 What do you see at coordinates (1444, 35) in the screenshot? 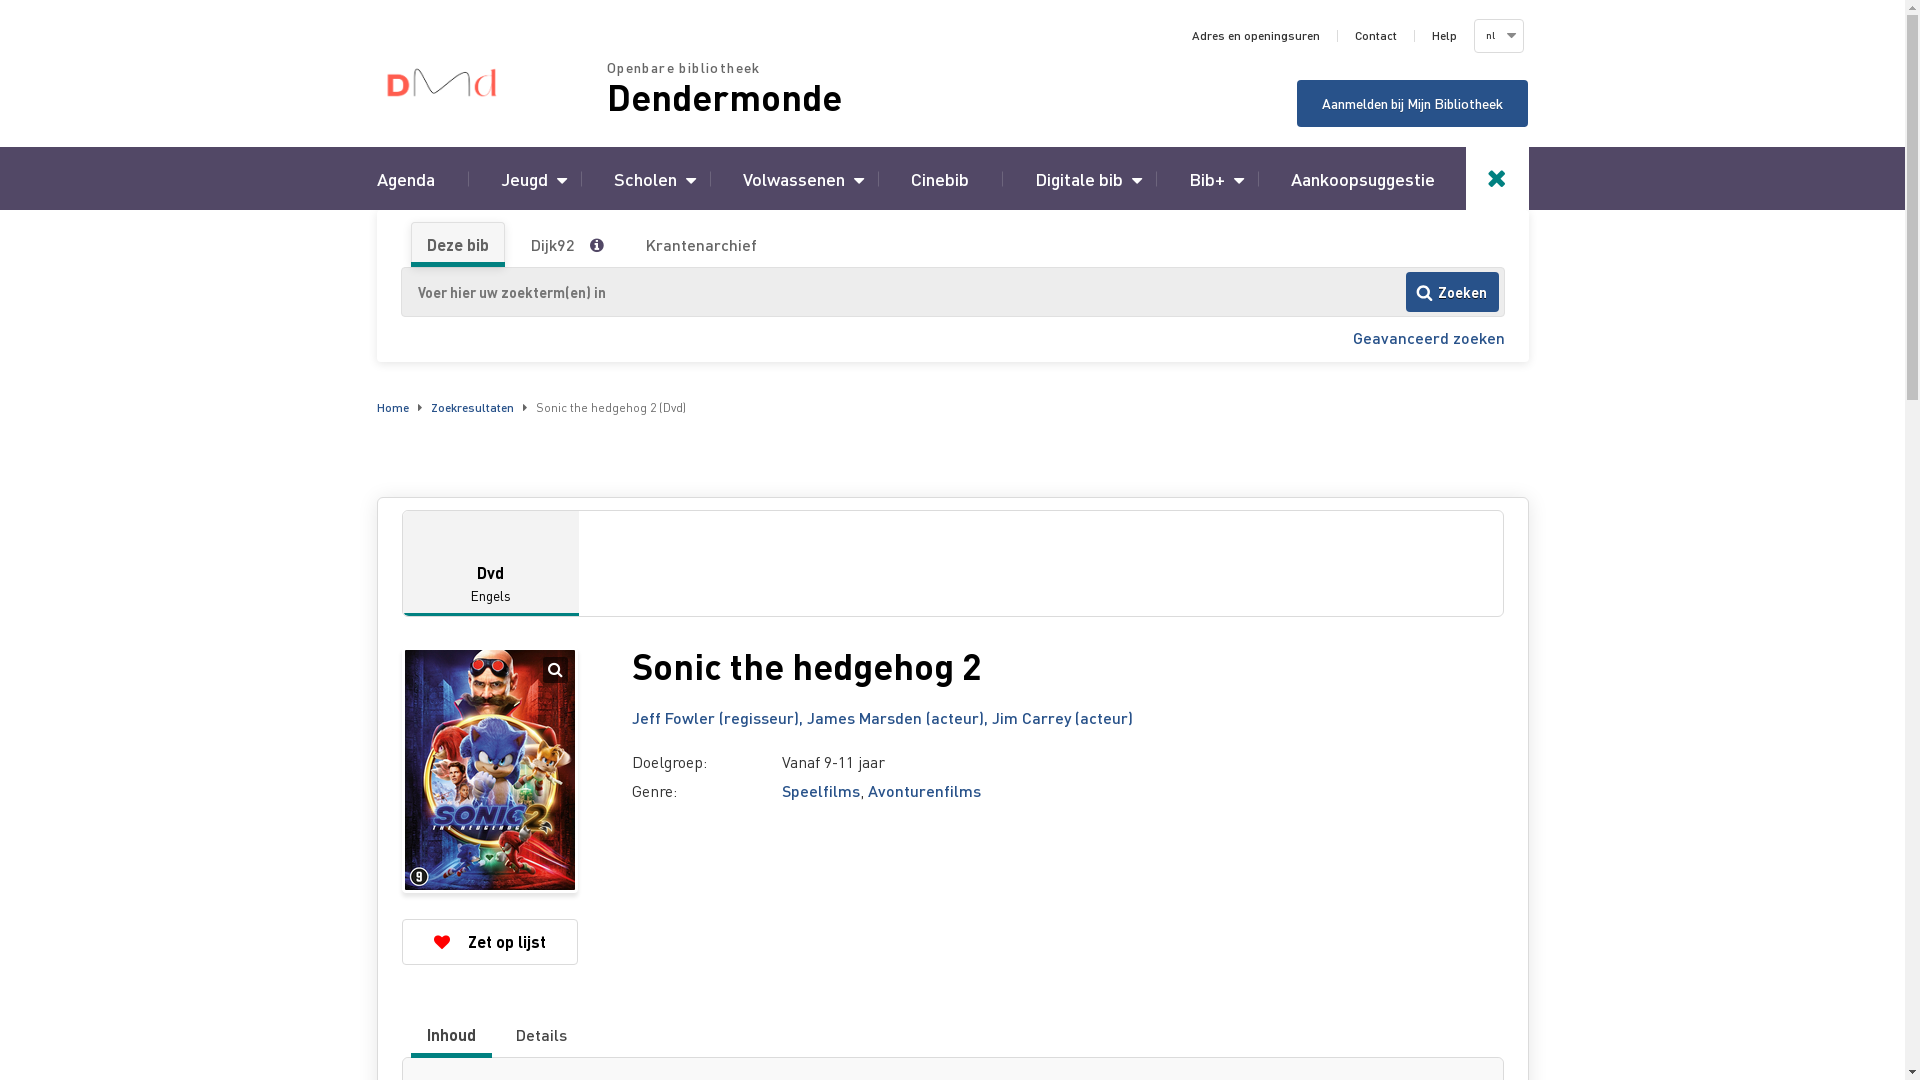
I see `'Help'` at bounding box center [1444, 35].